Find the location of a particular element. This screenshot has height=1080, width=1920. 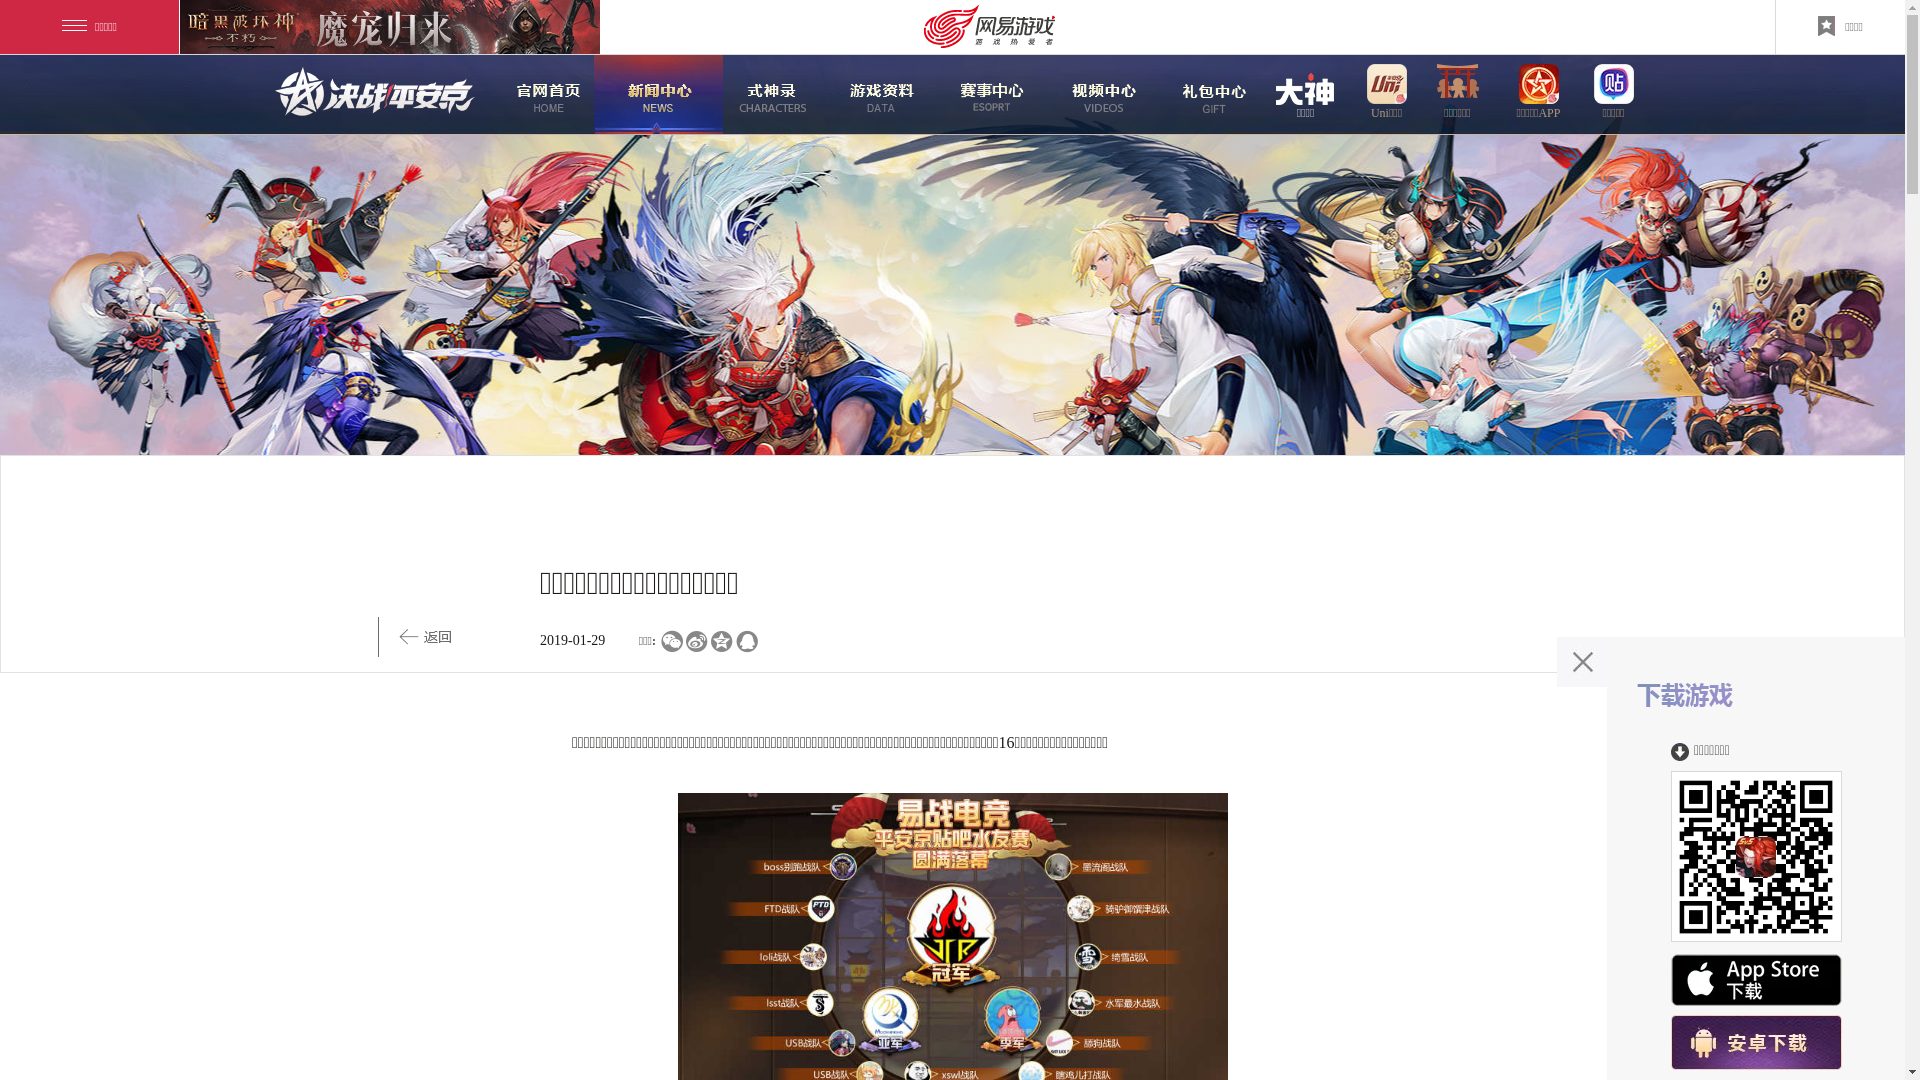

'logo' is located at coordinates (374, 83).